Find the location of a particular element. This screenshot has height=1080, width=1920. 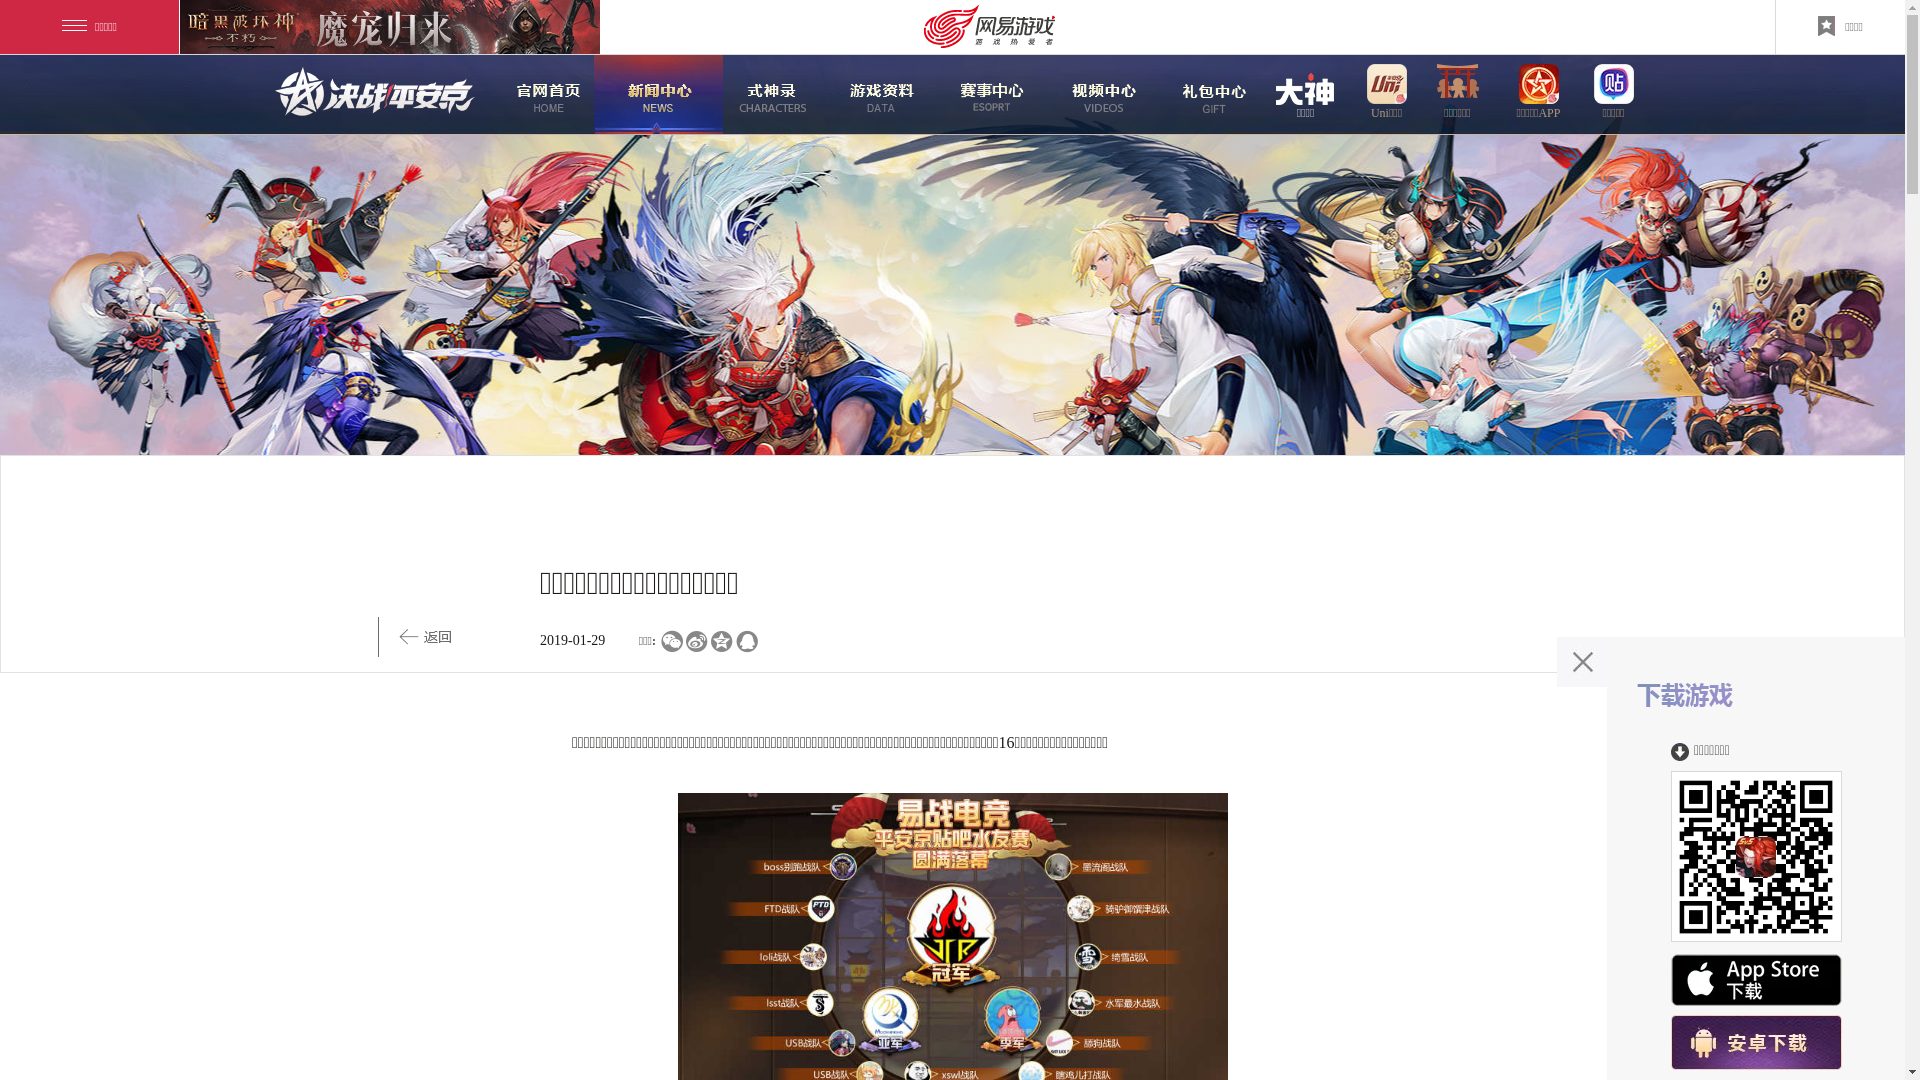

'logo' is located at coordinates (374, 83).